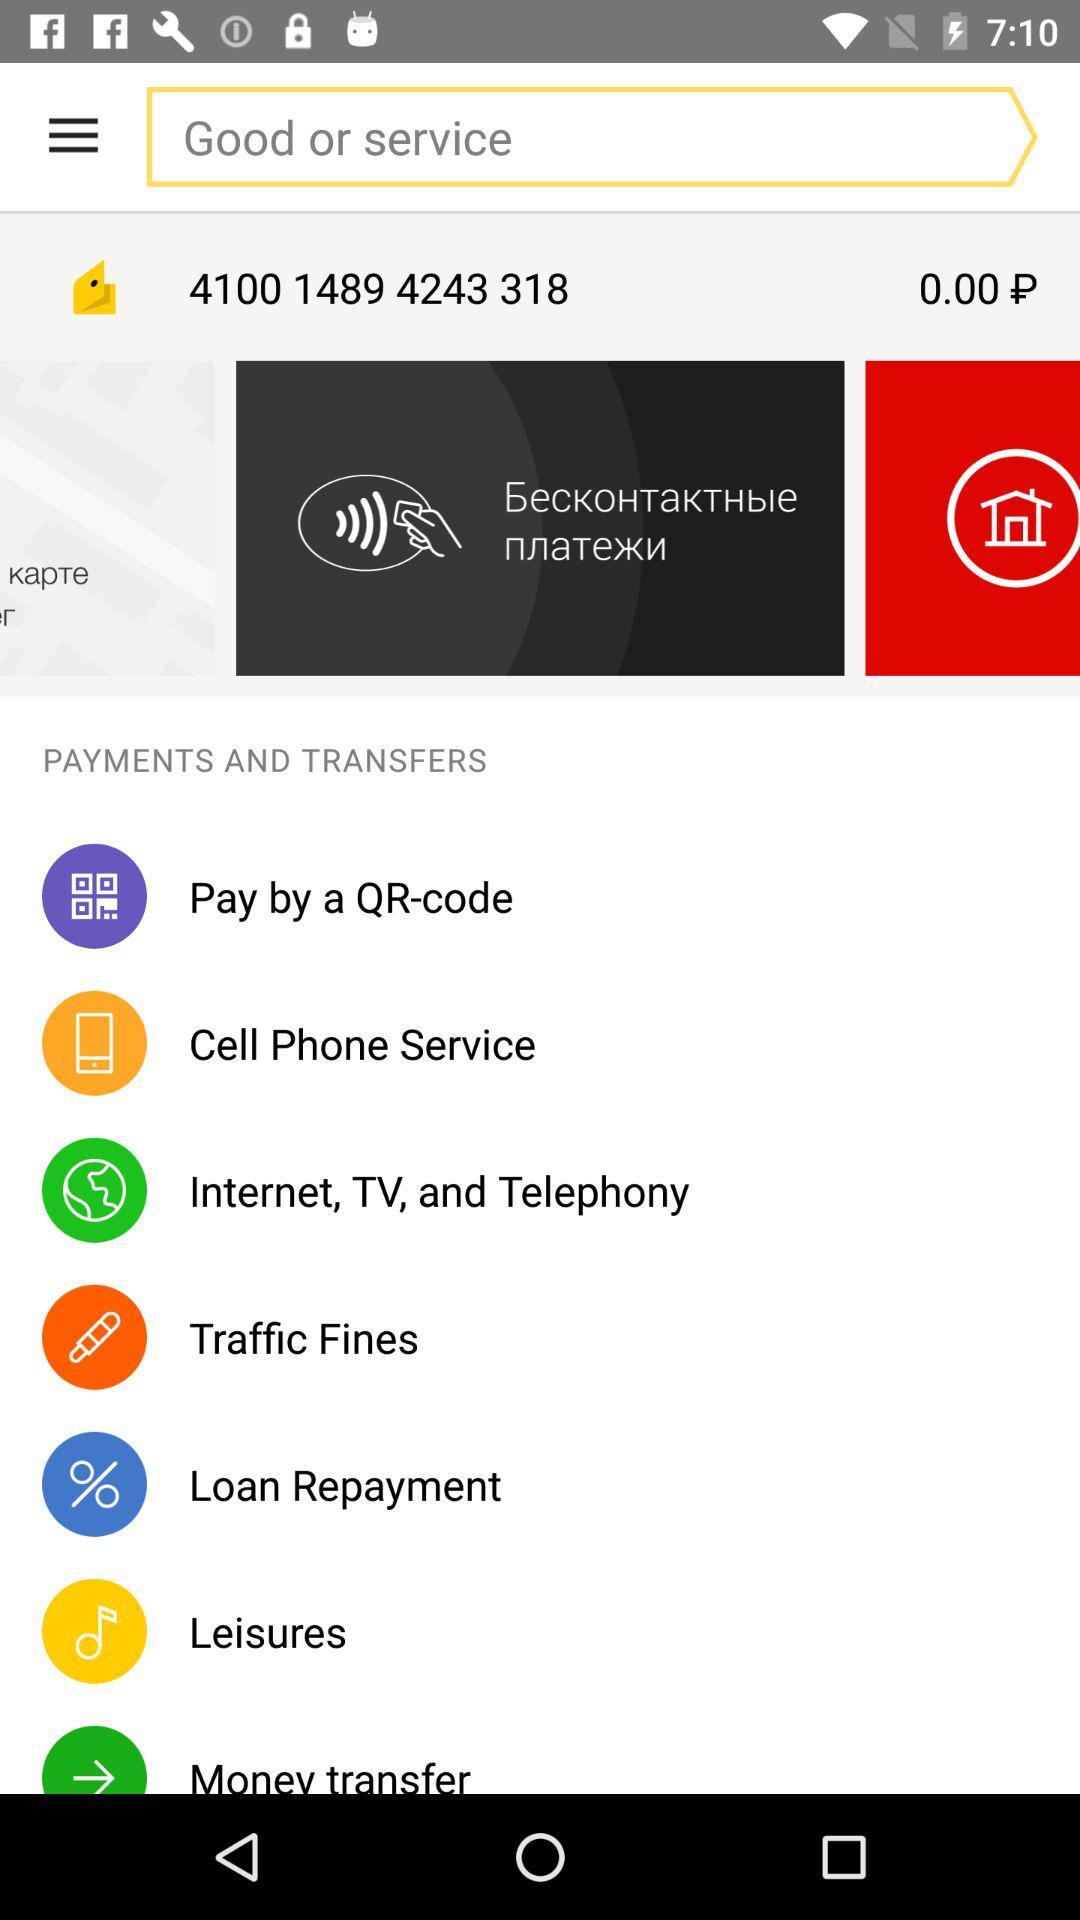 The width and height of the screenshot is (1080, 1920). Describe the element at coordinates (551, 135) in the screenshot. I see `serch for good or service` at that location.